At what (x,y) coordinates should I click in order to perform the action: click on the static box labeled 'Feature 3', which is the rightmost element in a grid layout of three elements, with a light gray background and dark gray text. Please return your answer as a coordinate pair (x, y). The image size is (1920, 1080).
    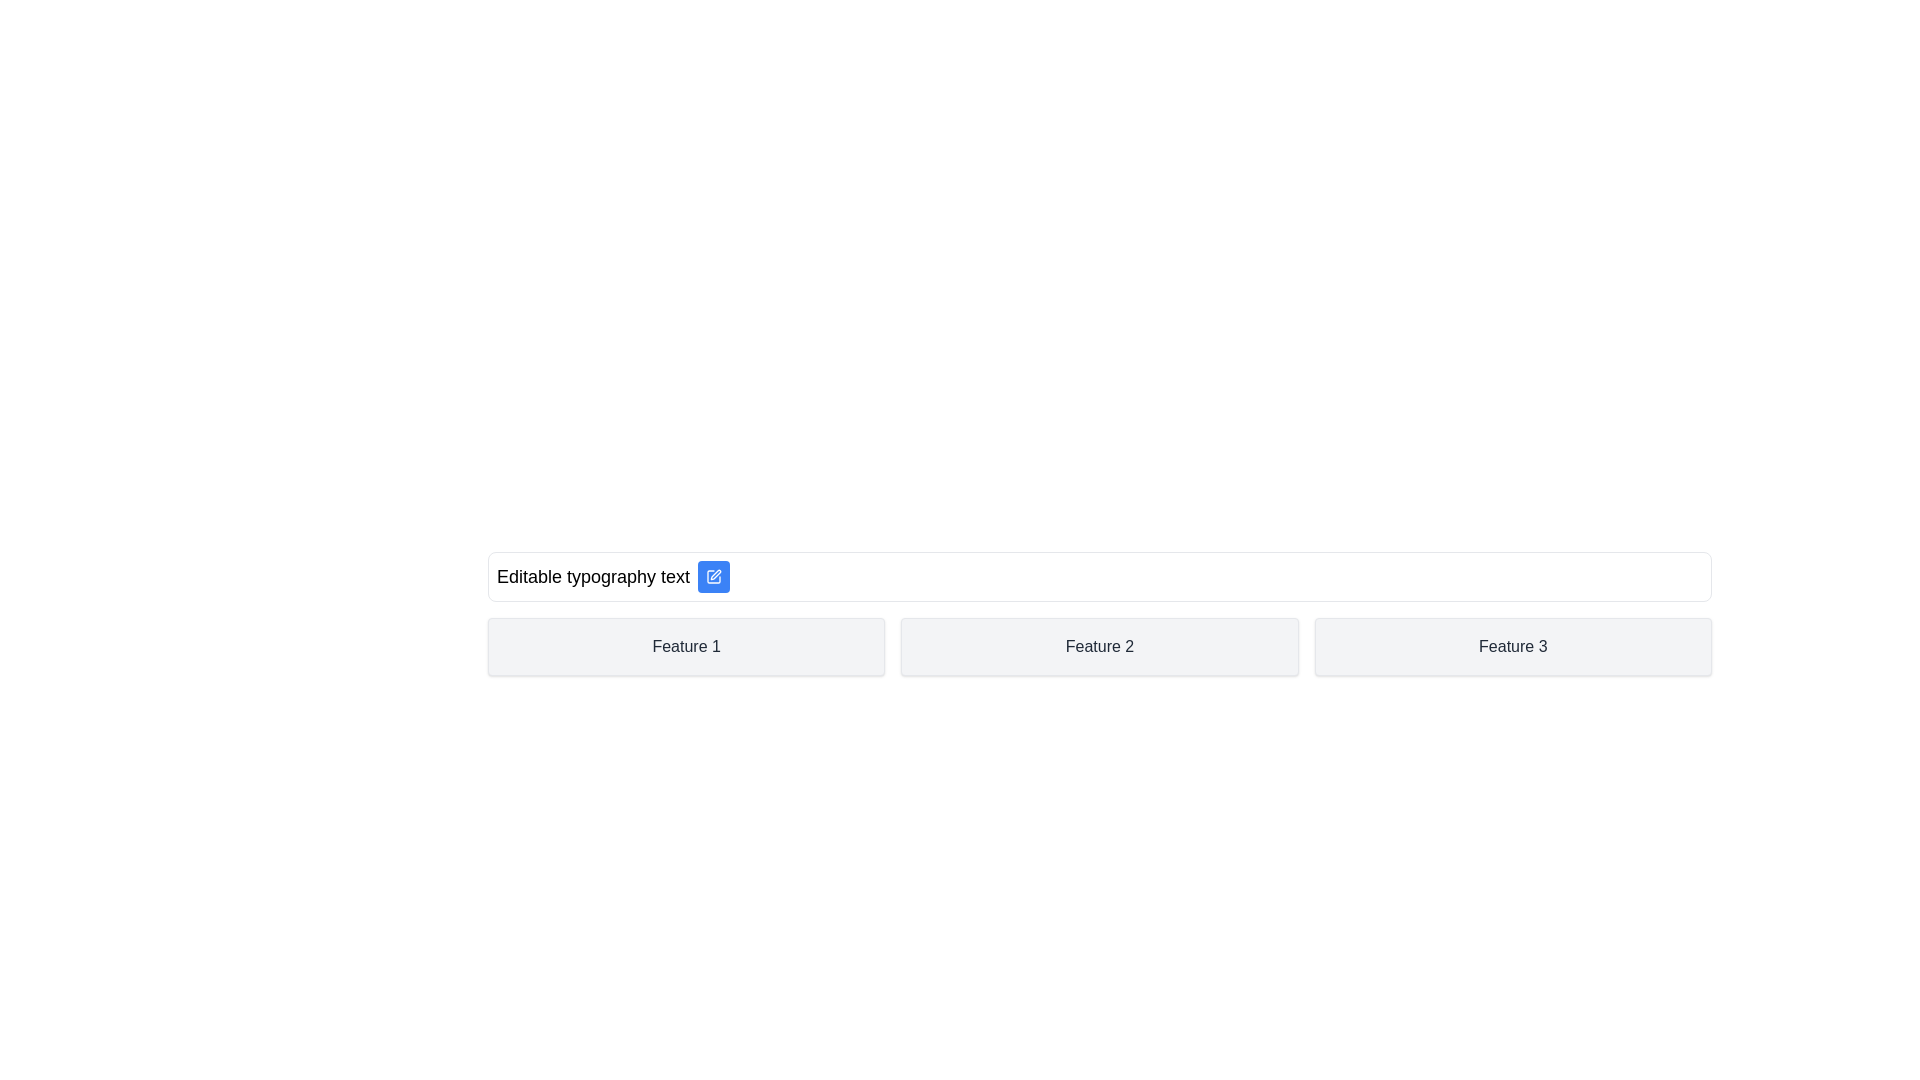
    Looking at the image, I should click on (1513, 647).